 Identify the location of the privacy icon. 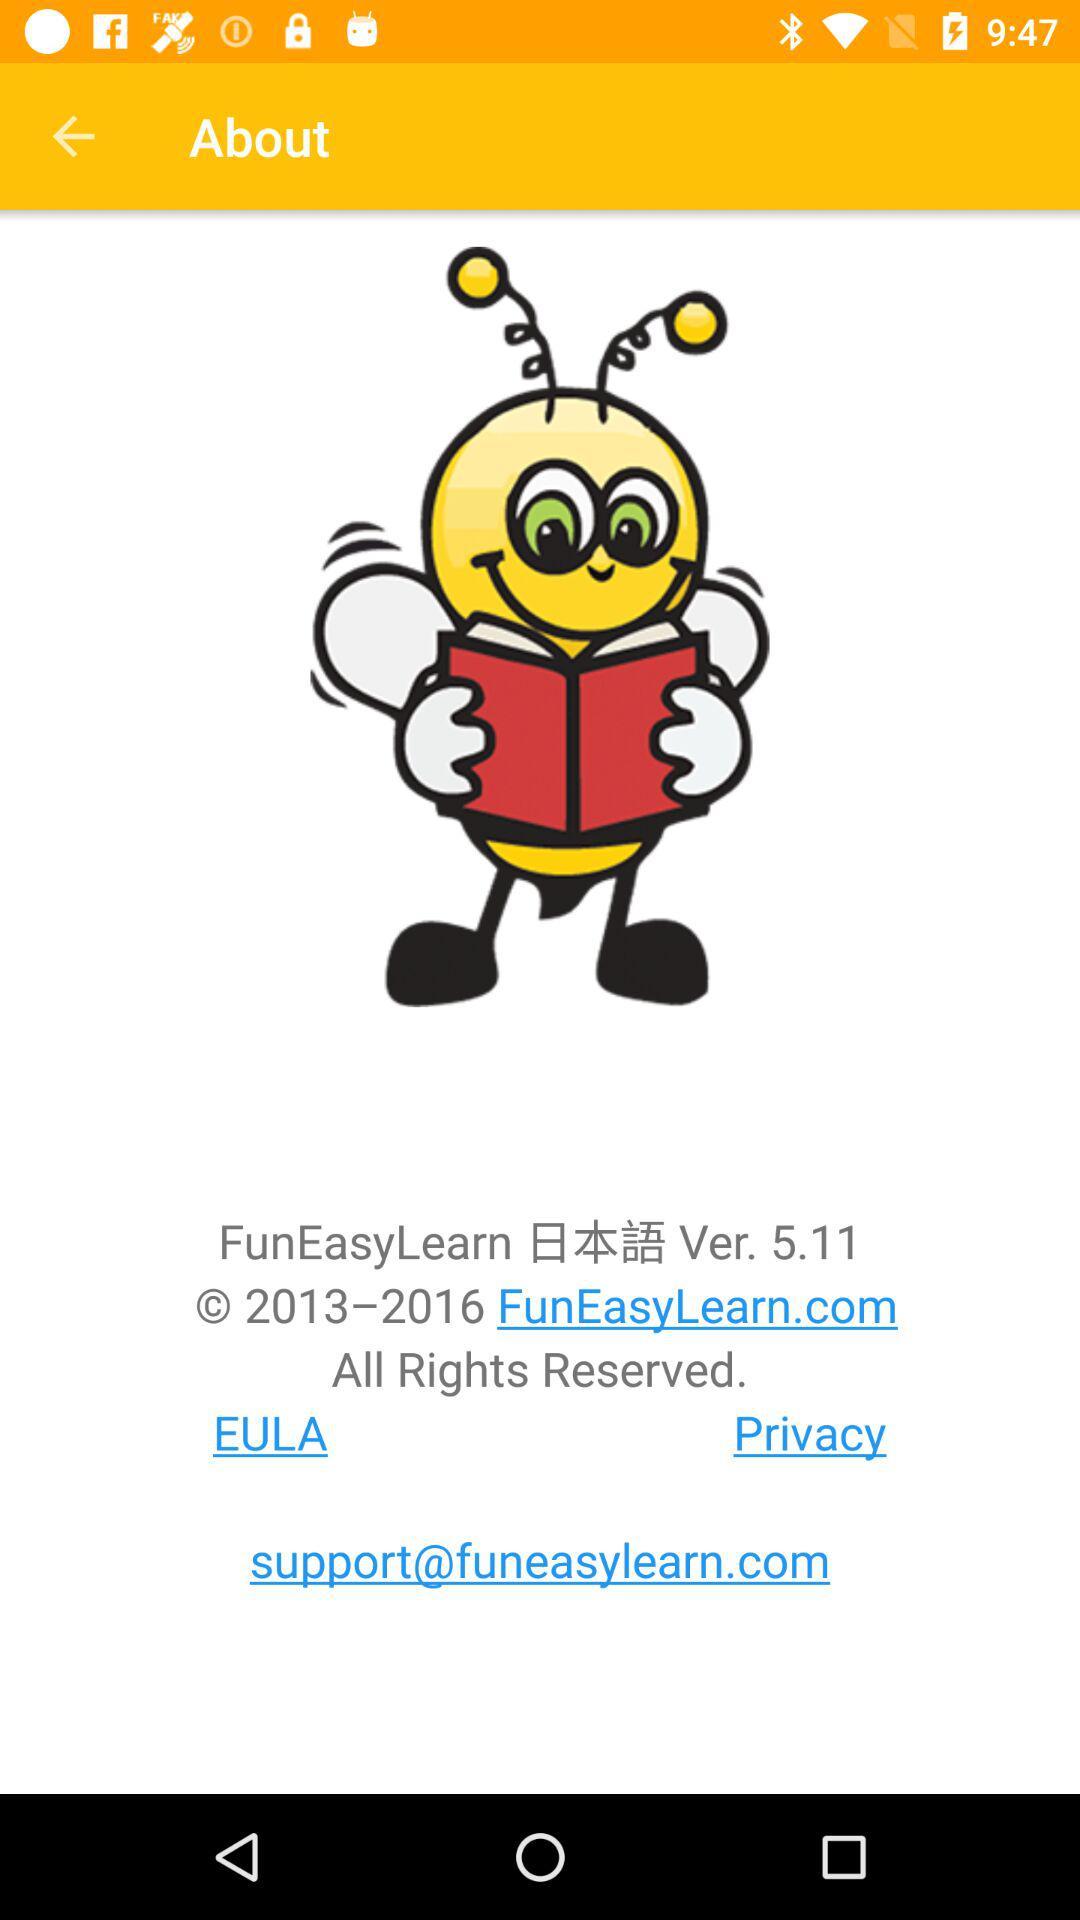
(810, 1431).